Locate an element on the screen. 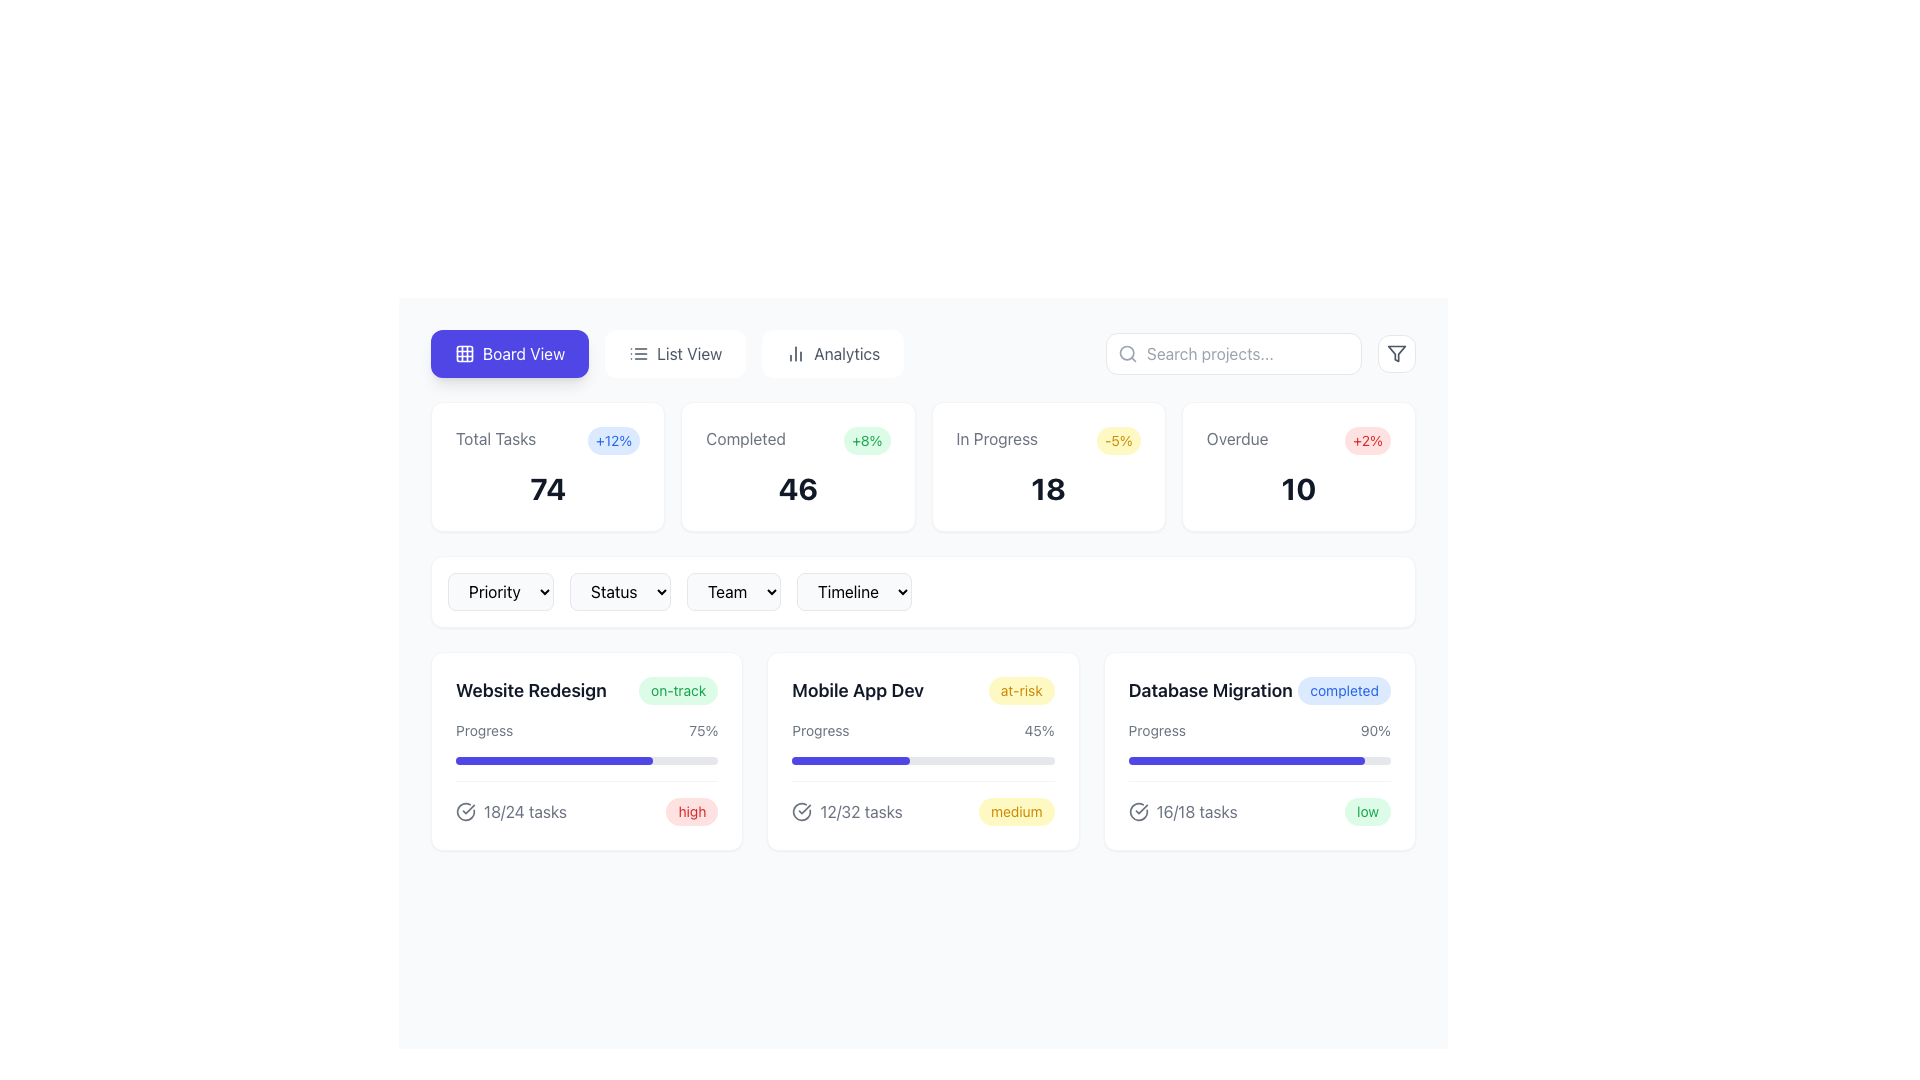 The image size is (1920, 1080). the pill-shaped label with a soft blue background and bold blue text content '+12%', located to the right of the text 'Total Tasks' in the top-left section of the interface is located at coordinates (613, 439).